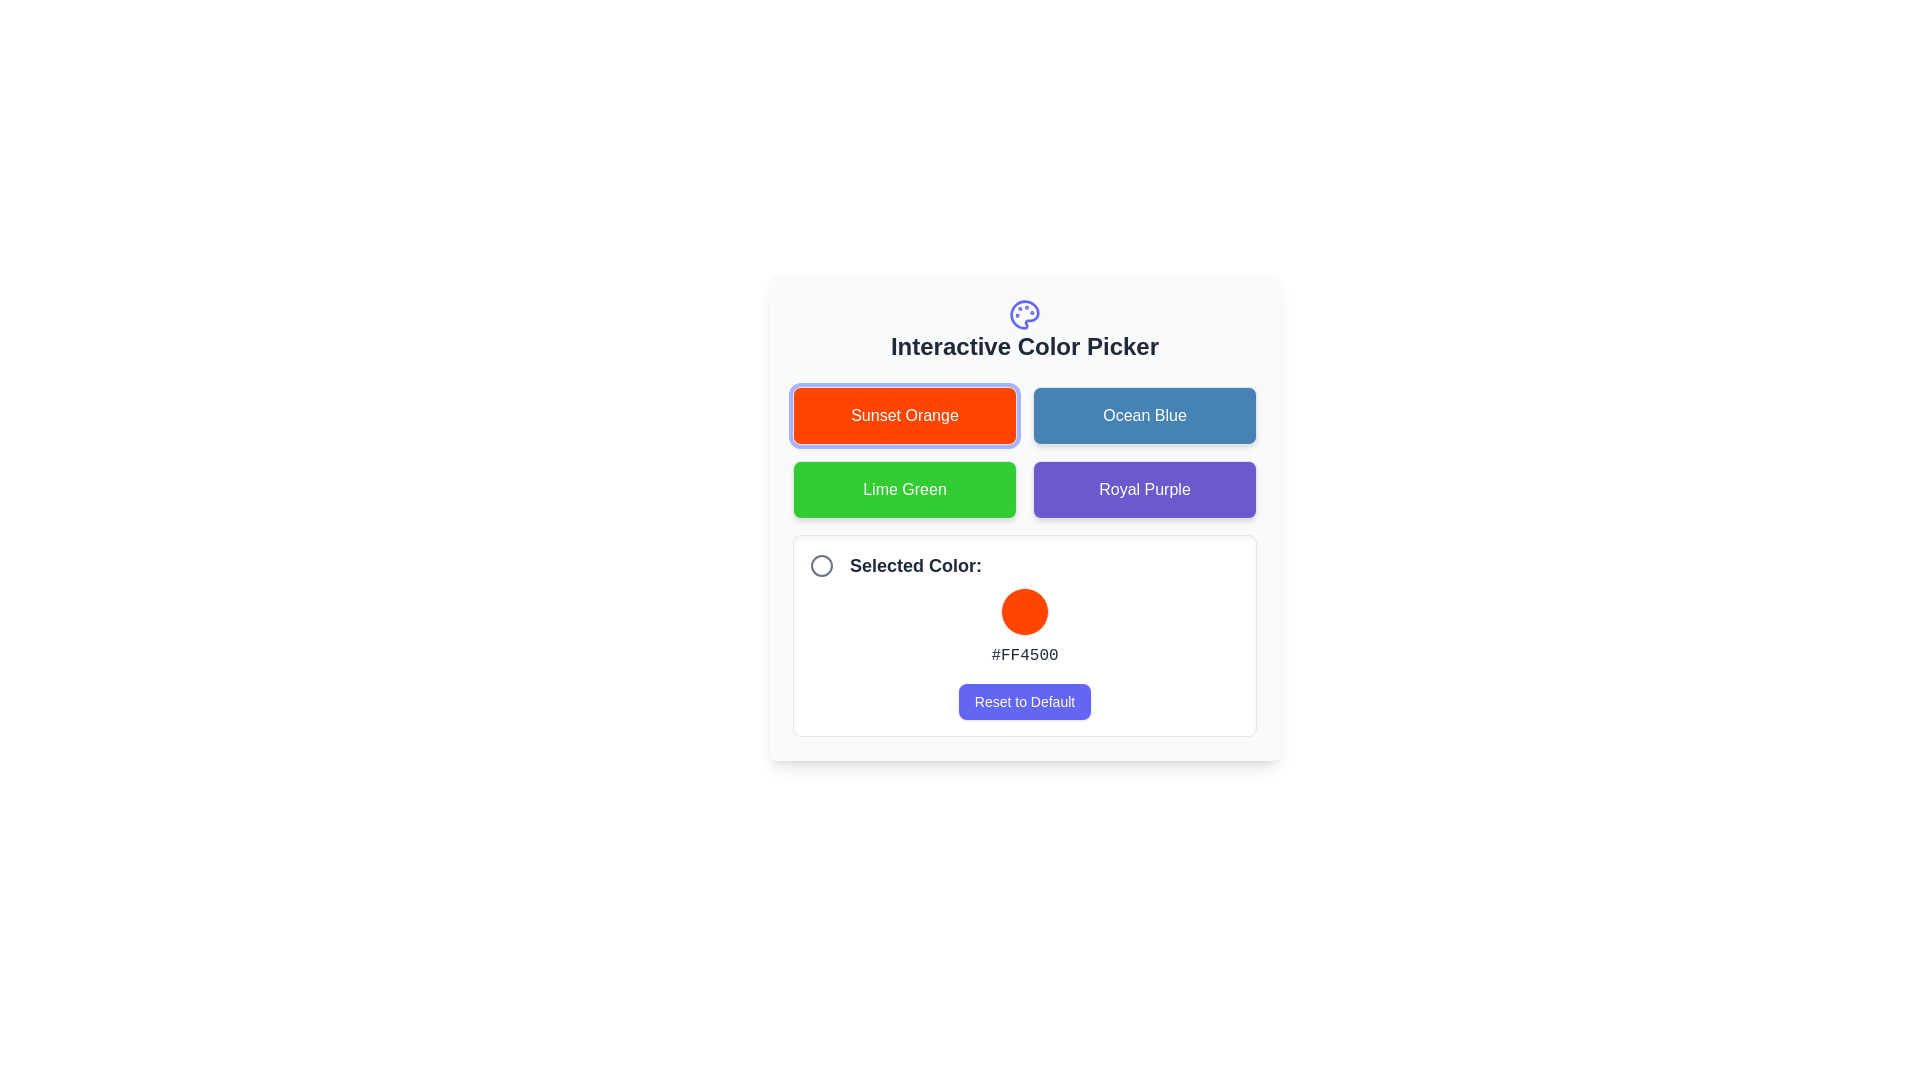 The width and height of the screenshot is (1920, 1080). What do you see at coordinates (1025, 611) in the screenshot?
I see `the circular colored button with a vibrant orange background that represents a color choice, located above the text '#FF4500' in the box labeled 'Selected Color:'` at bounding box center [1025, 611].